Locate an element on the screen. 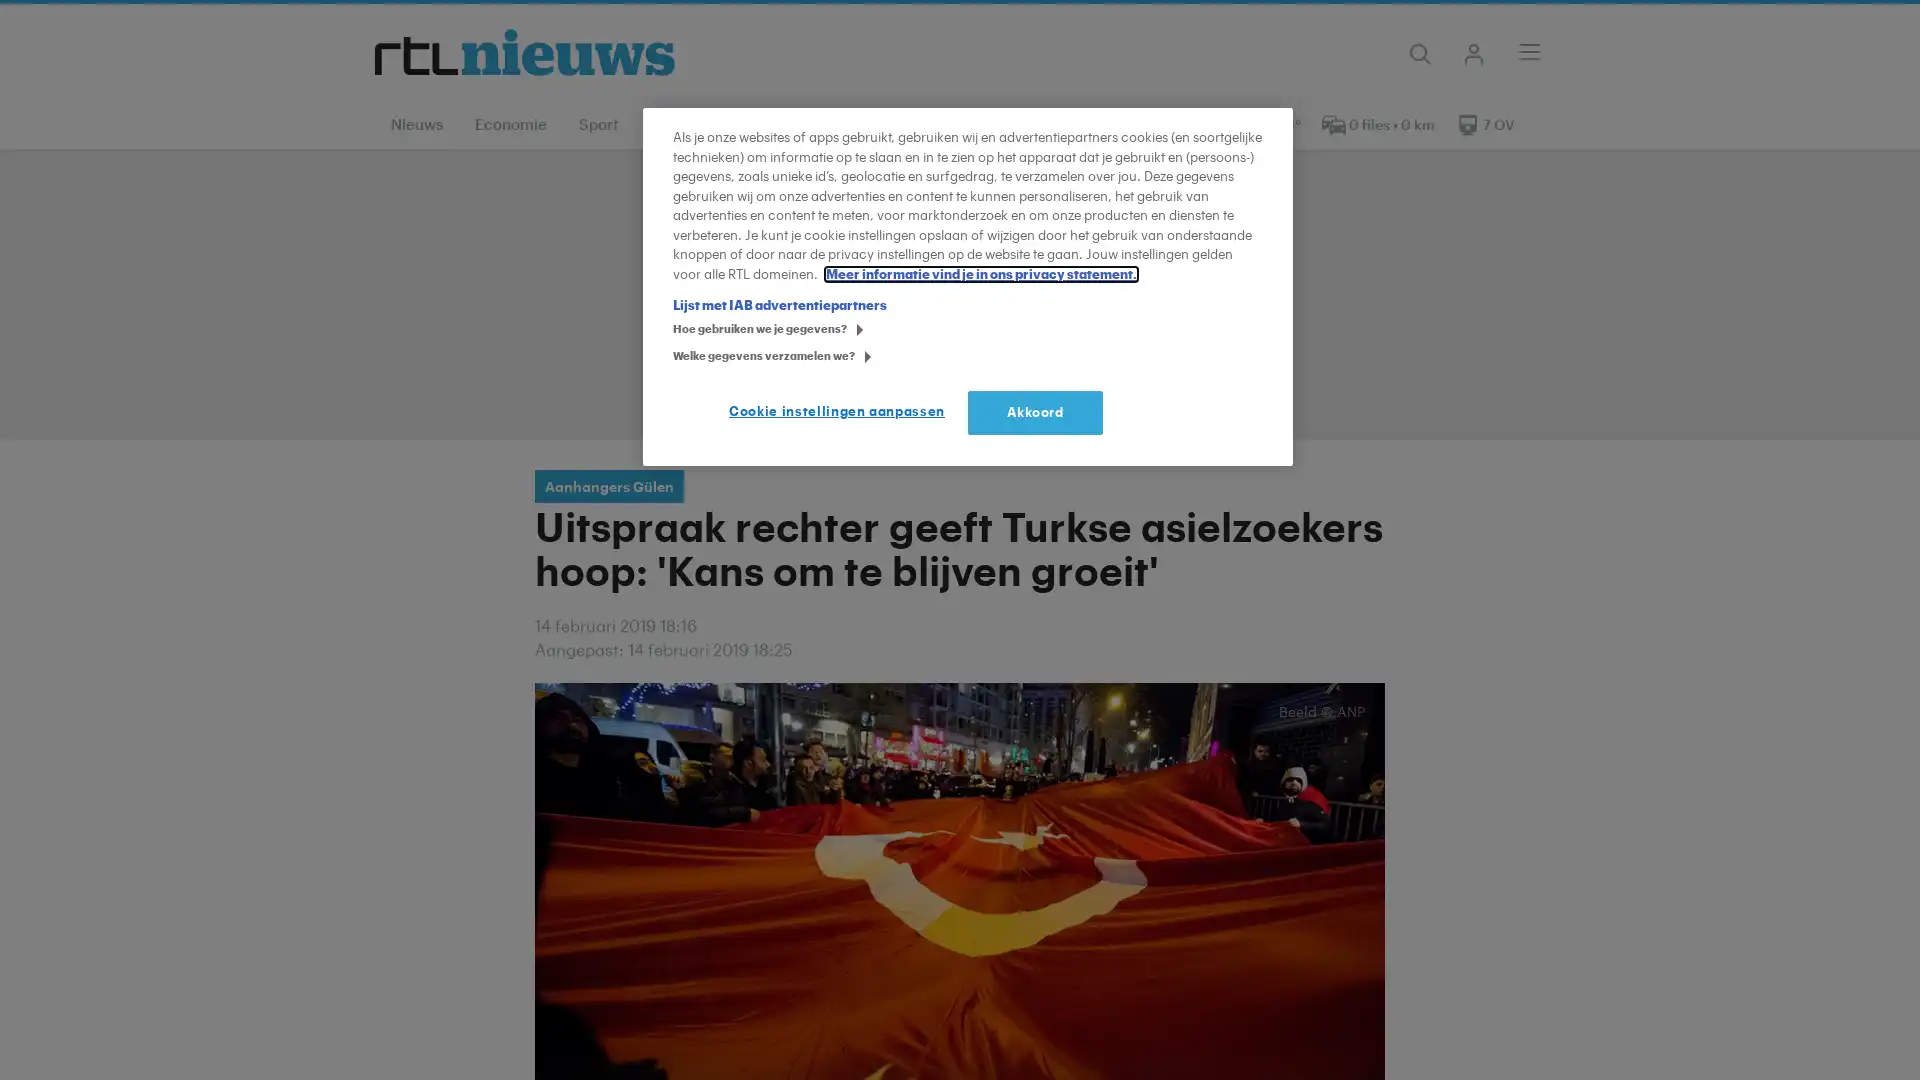 This screenshot has height=1080, width=1920. Hoe gebruiken we je gegevens? is located at coordinates (679, 330).